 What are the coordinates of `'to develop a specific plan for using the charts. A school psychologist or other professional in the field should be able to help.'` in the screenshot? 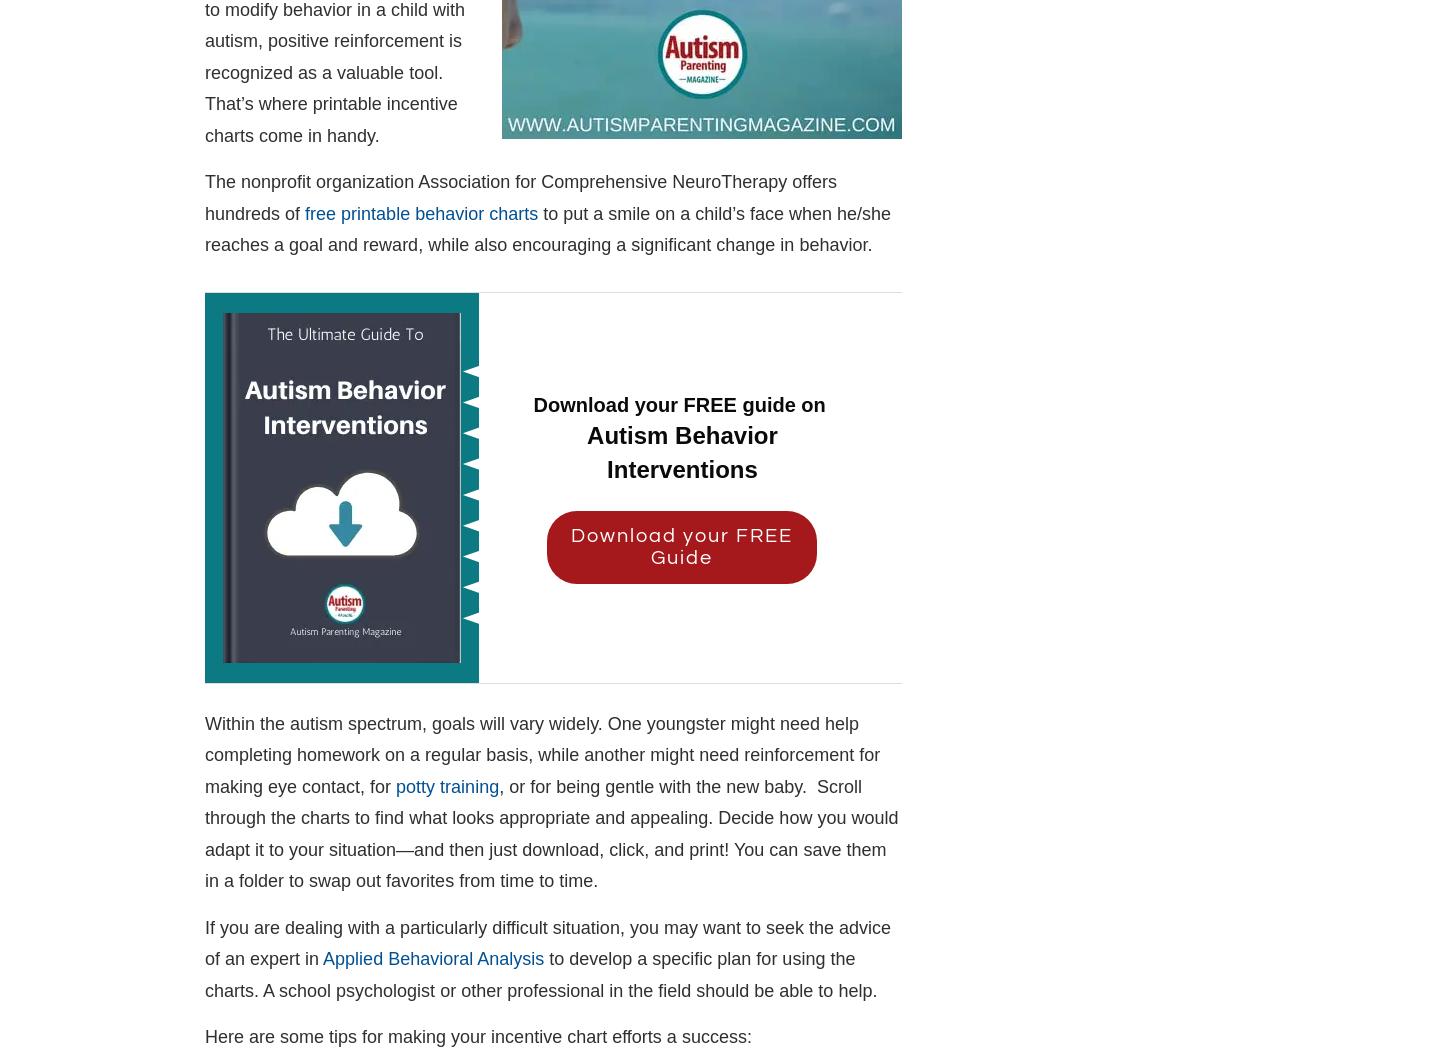 It's located at (540, 973).